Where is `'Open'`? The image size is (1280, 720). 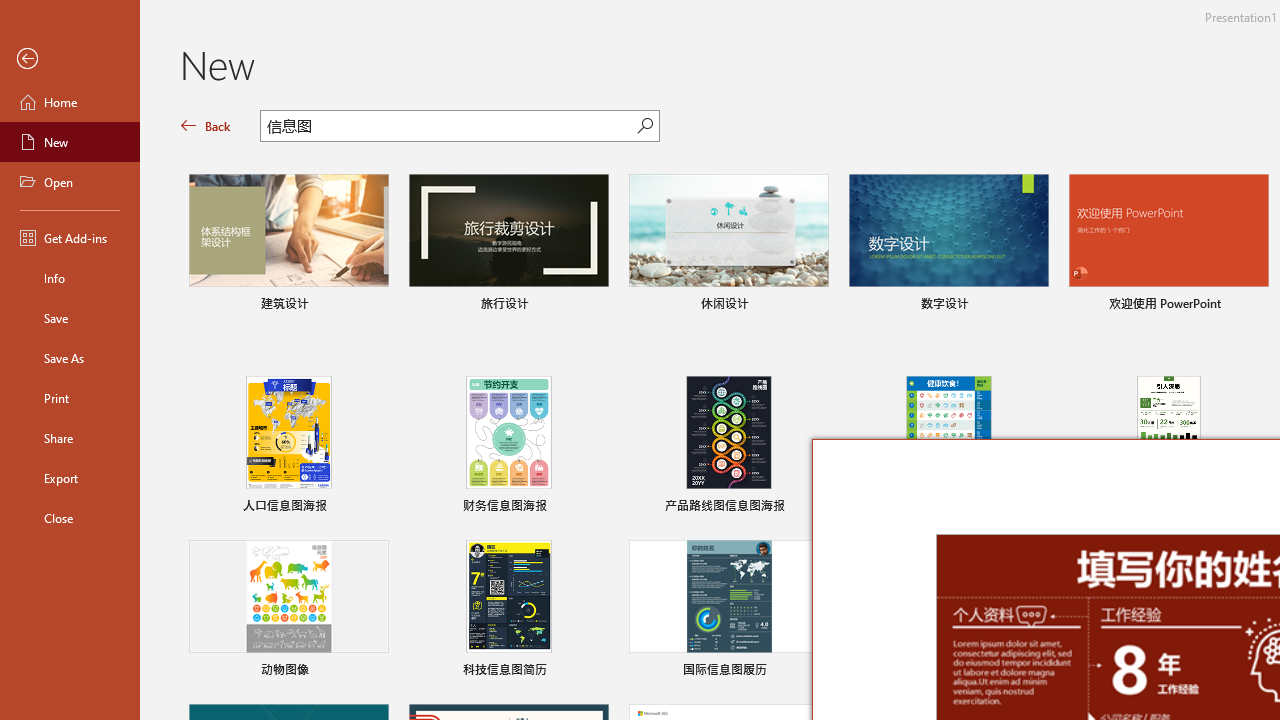
'Open' is located at coordinates (69, 182).